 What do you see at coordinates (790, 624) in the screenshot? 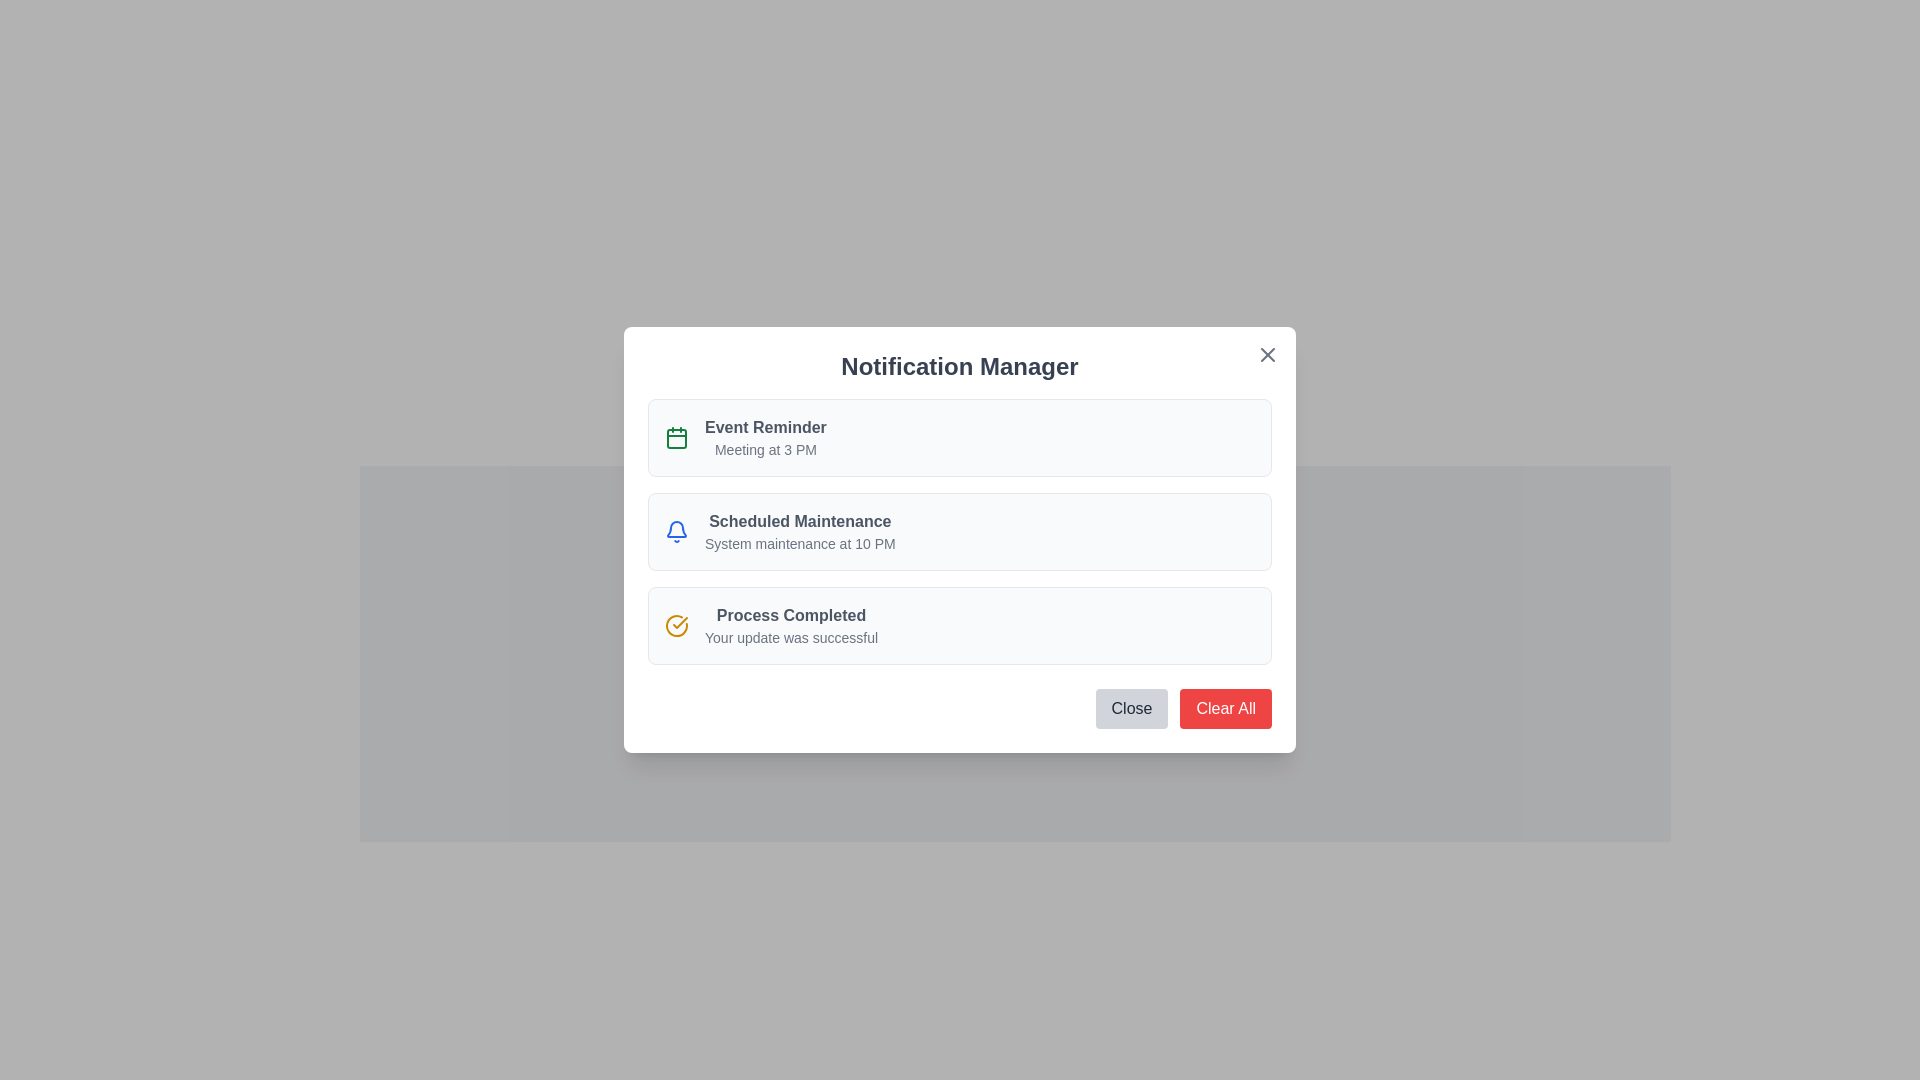
I see `notification message indicating that a process has successfully completed, located in the third box of the notification list below 'Scheduled Maintenance.'` at bounding box center [790, 624].